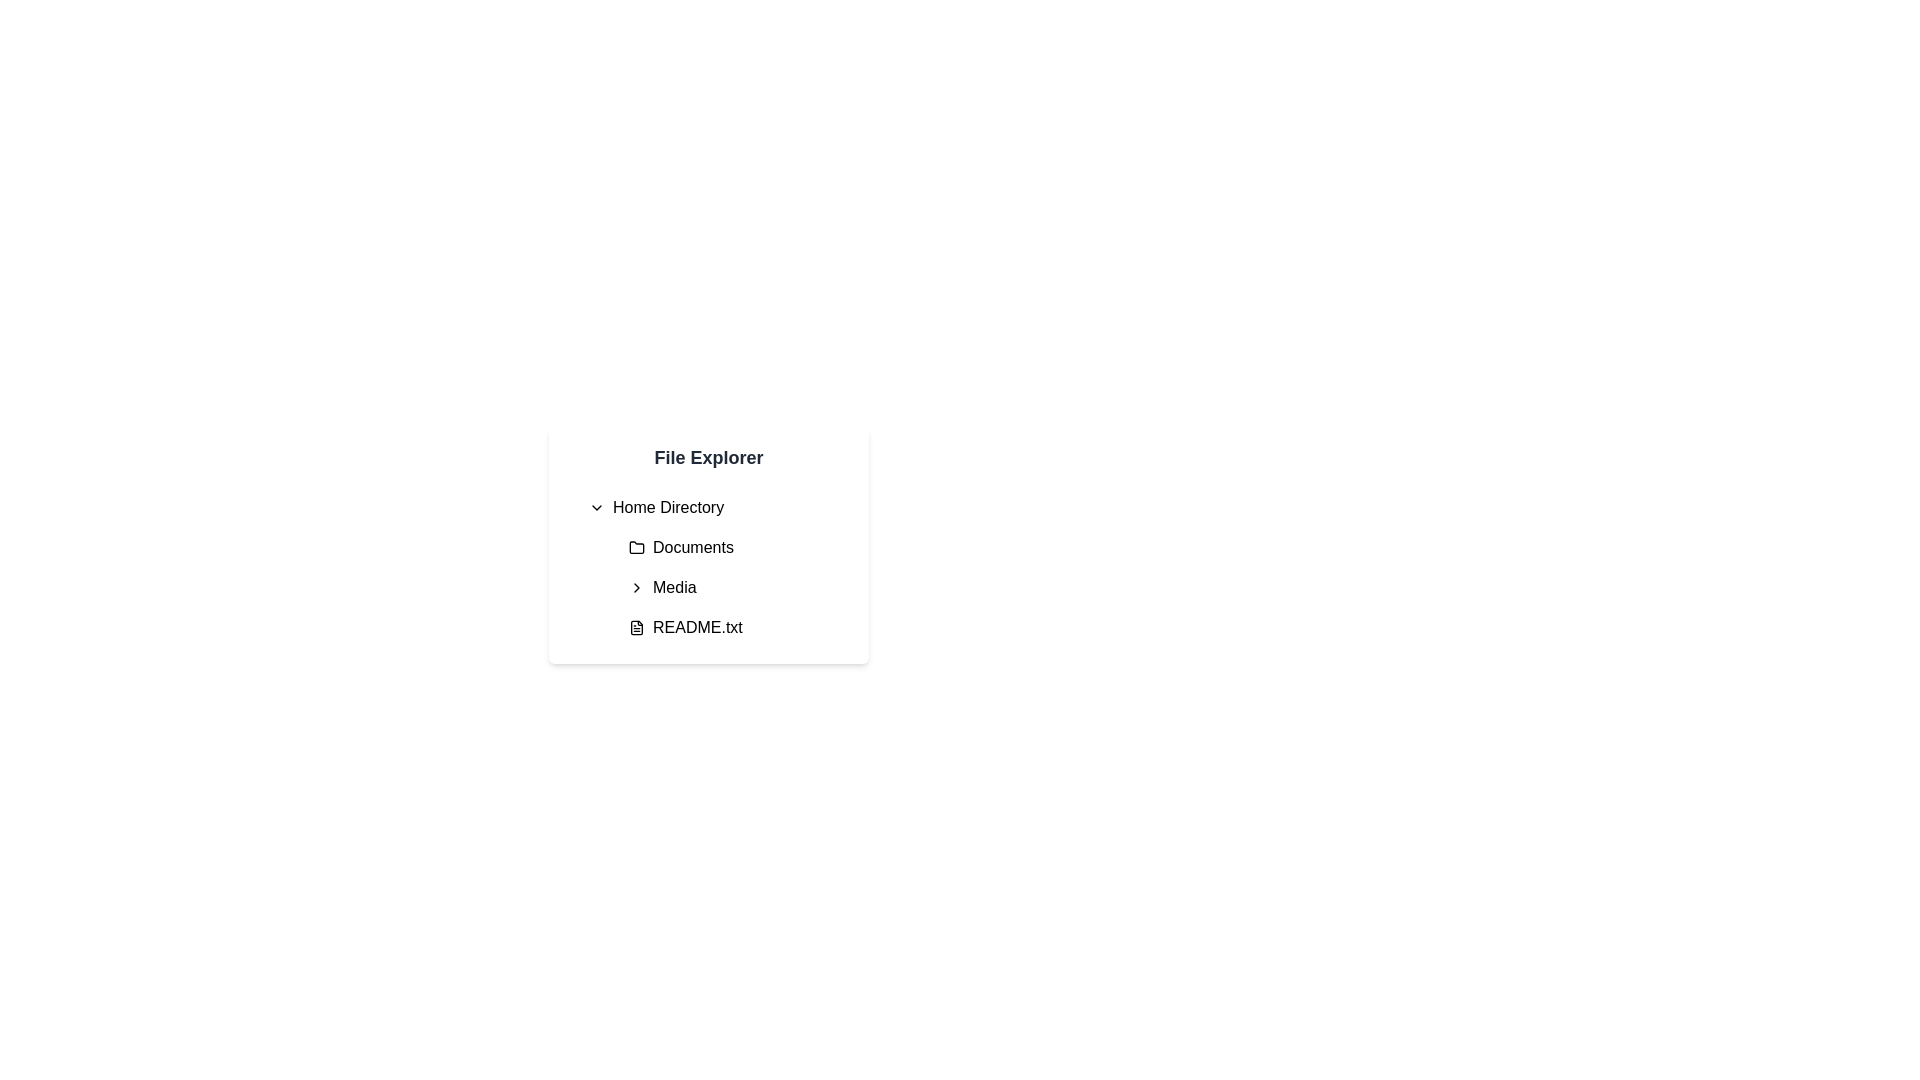 The height and width of the screenshot is (1080, 1920). What do you see at coordinates (674, 586) in the screenshot?
I see `the 'Media' text label that is styled with black font and positioned to the right of a right-facing arrow icon within a file explorer-like interface under the 'Documents' folder` at bounding box center [674, 586].